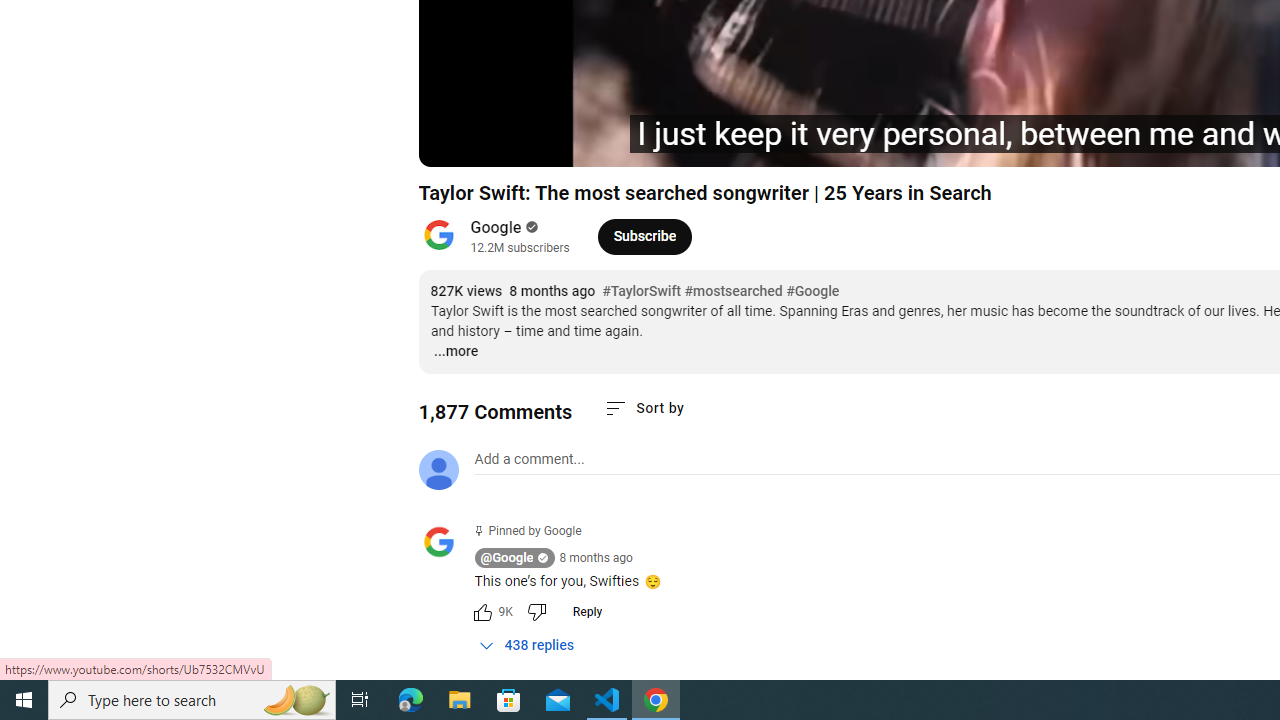 The width and height of the screenshot is (1280, 720). I want to click on '#TaylorSwift', so click(641, 291).